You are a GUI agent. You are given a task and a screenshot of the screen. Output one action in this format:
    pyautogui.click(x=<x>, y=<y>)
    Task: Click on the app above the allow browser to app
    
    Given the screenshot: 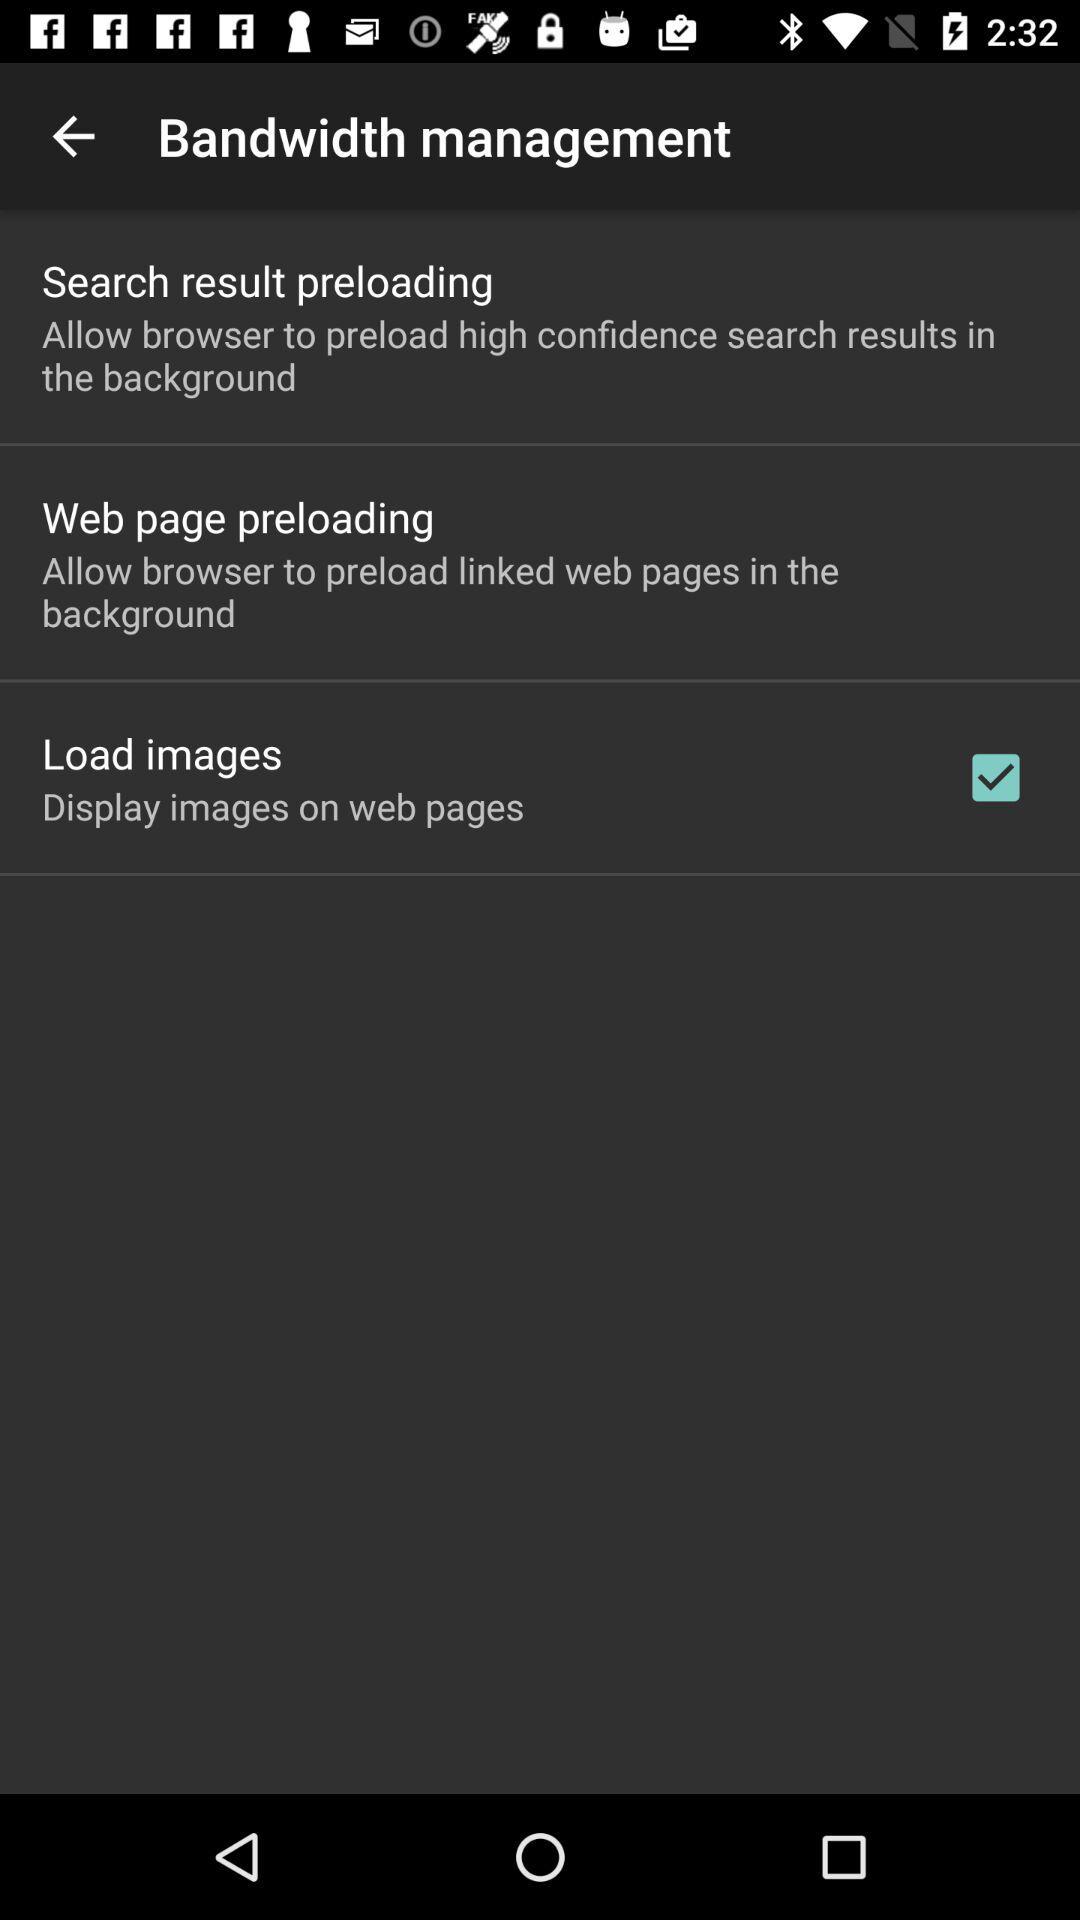 What is the action you would take?
    pyautogui.click(x=237, y=516)
    